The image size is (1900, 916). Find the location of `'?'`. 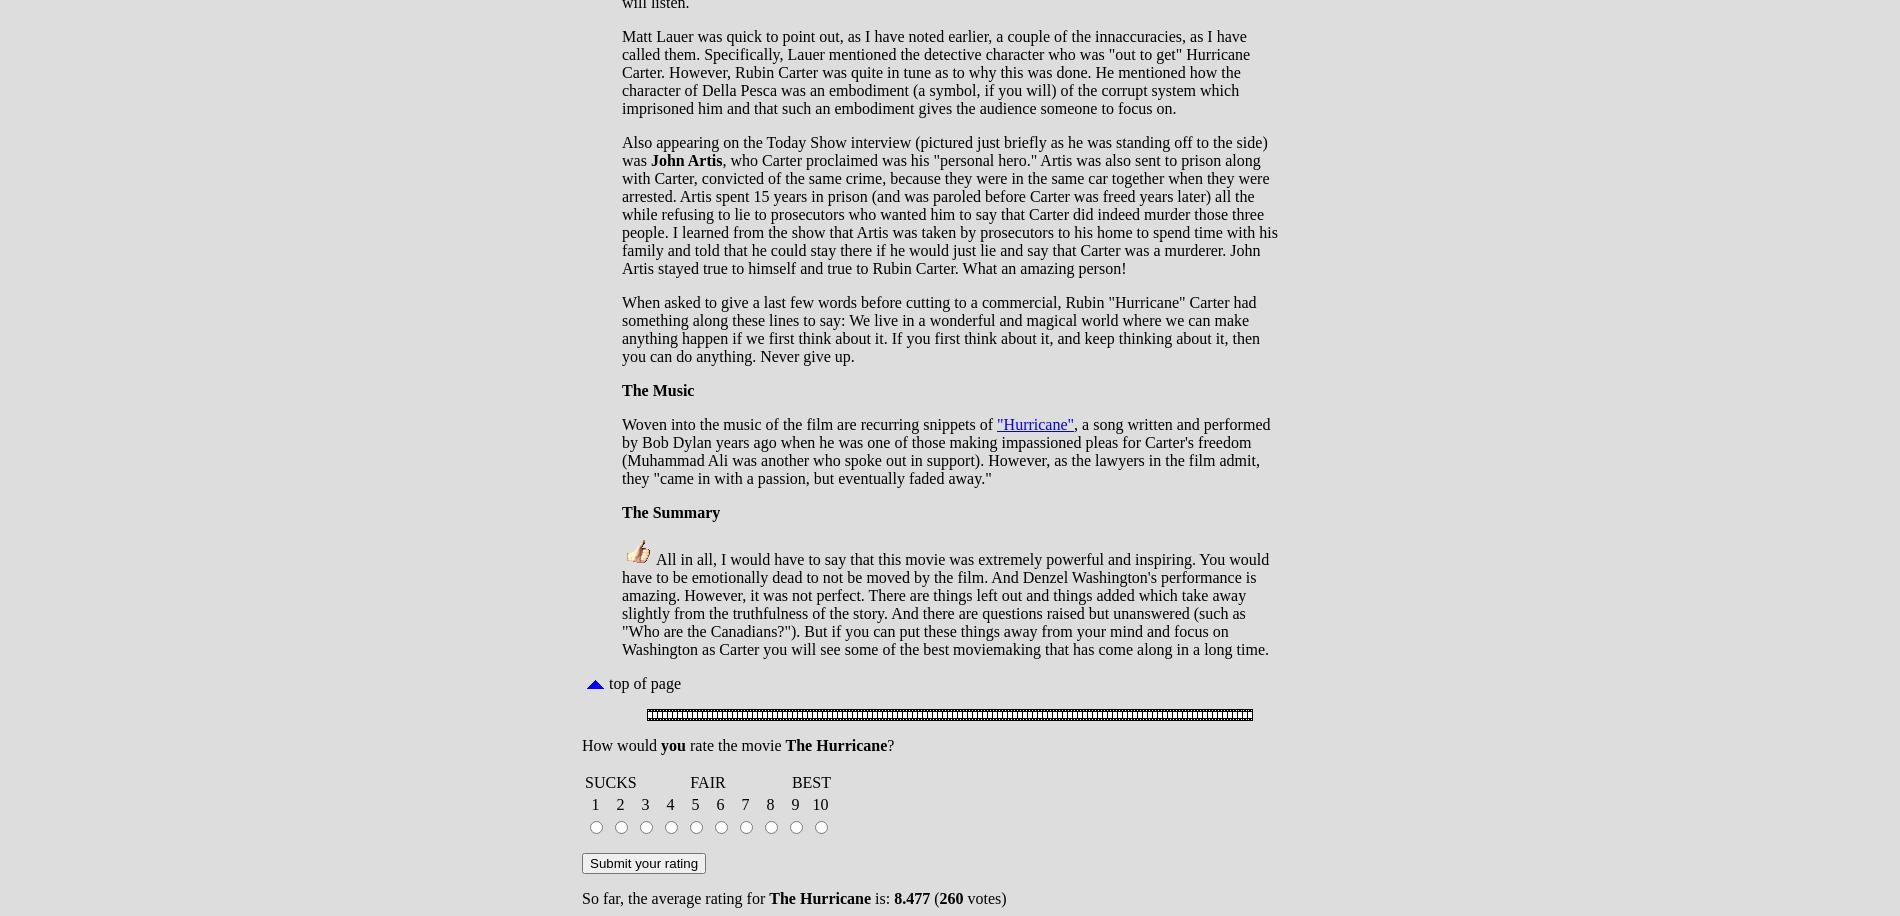

'?' is located at coordinates (885, 744).